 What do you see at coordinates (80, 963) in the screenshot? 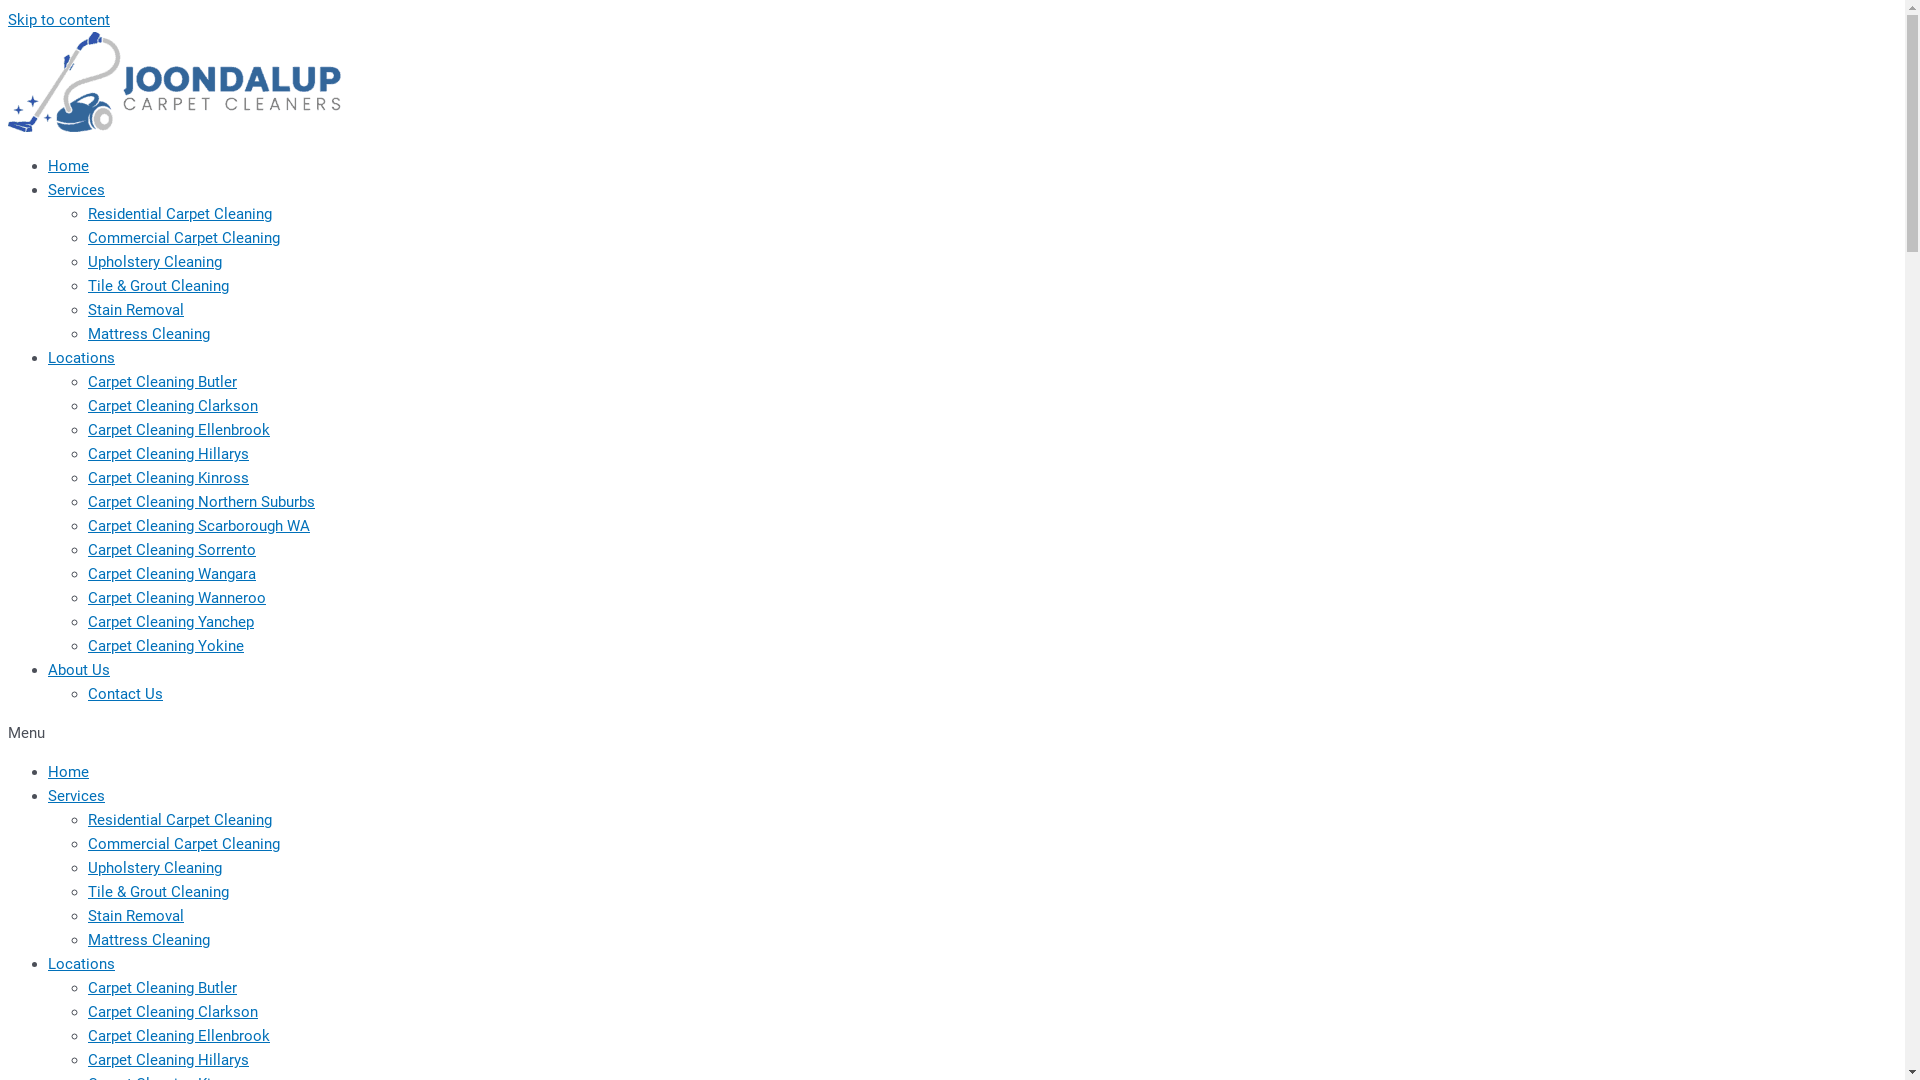
I see `'Locations'` at bounding box center [80, 963].